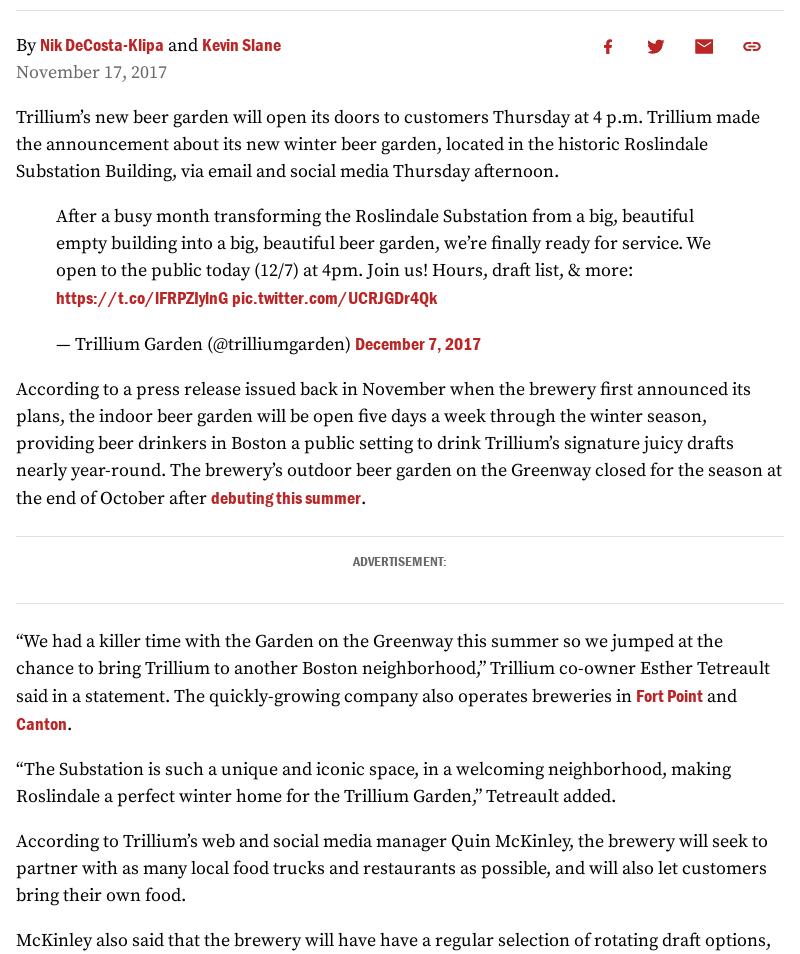  Describe the element at coordinates (205, 344) in the screenshot. I see `'— Trillium Garden (@trilliumgarden)'` at that location.